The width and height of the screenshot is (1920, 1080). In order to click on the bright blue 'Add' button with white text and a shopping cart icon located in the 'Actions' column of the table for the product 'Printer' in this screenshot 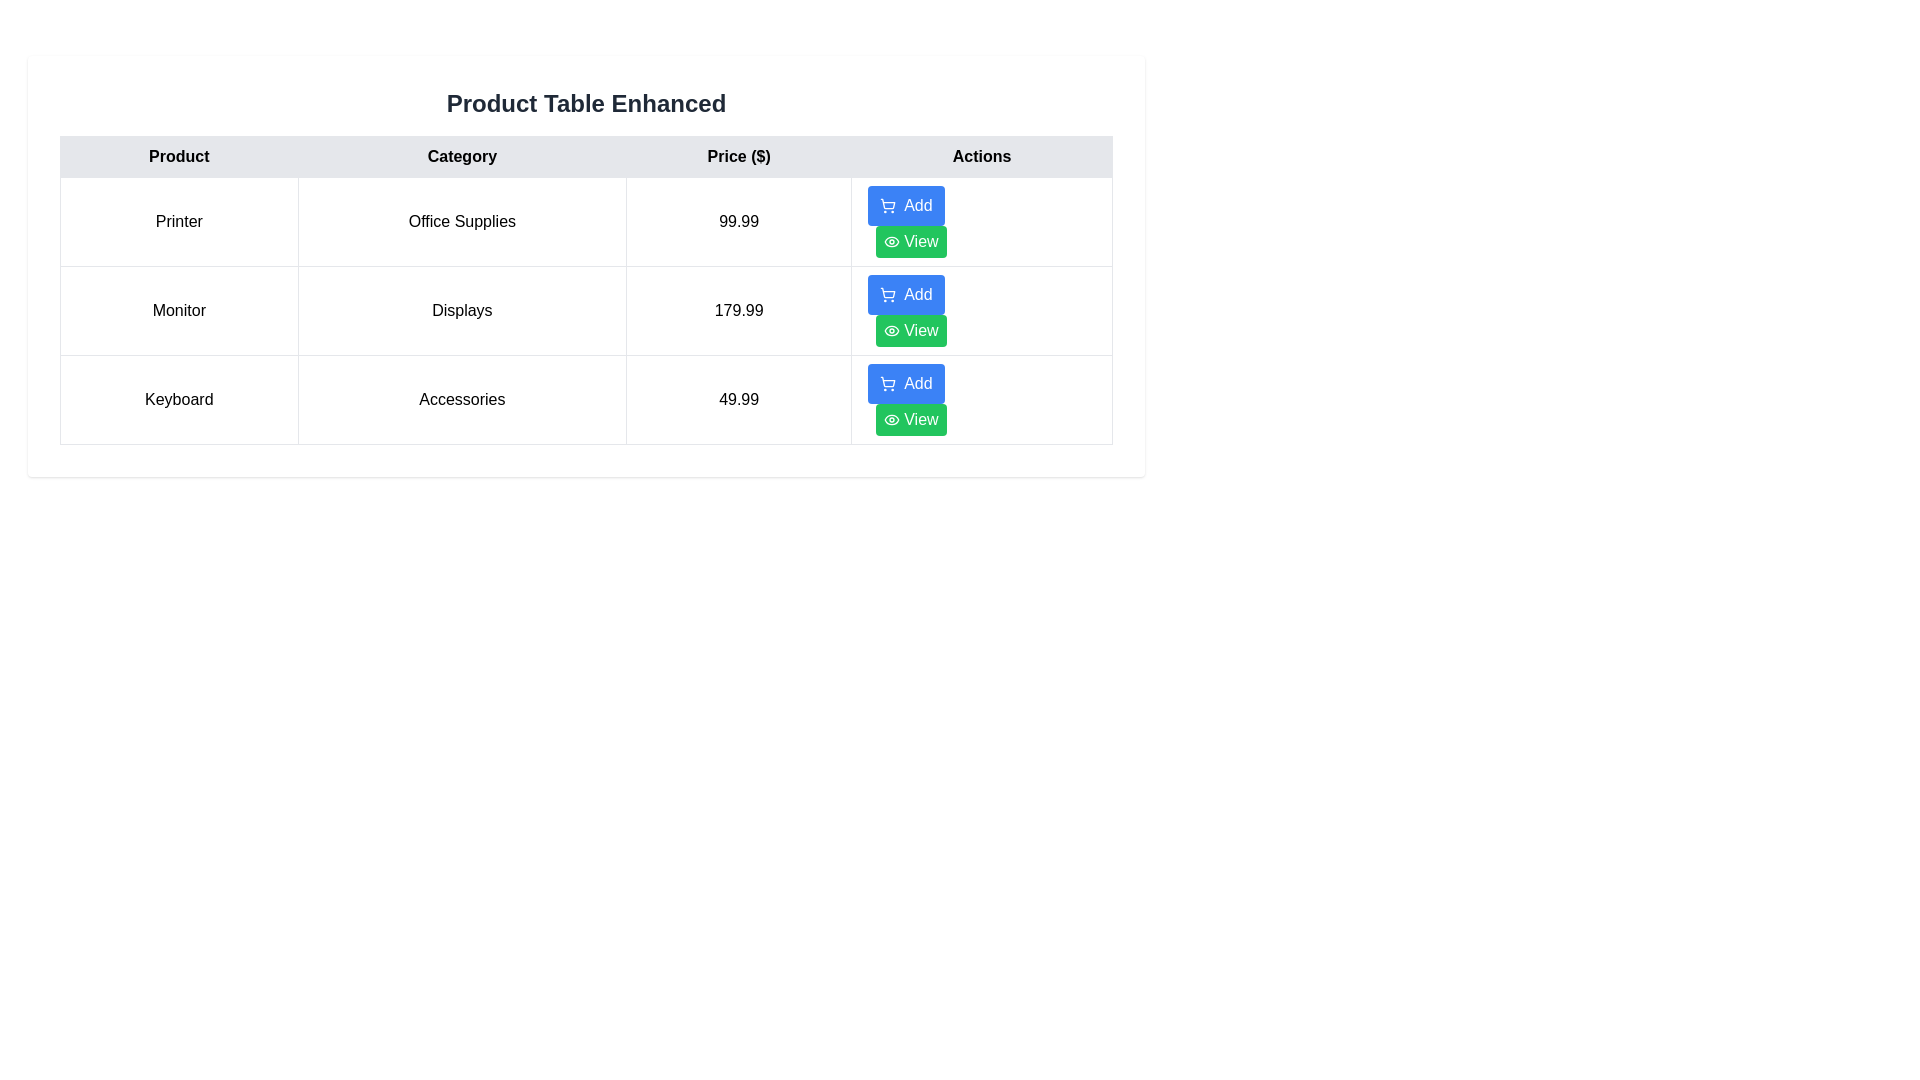, I will do `click(905, 205)`.